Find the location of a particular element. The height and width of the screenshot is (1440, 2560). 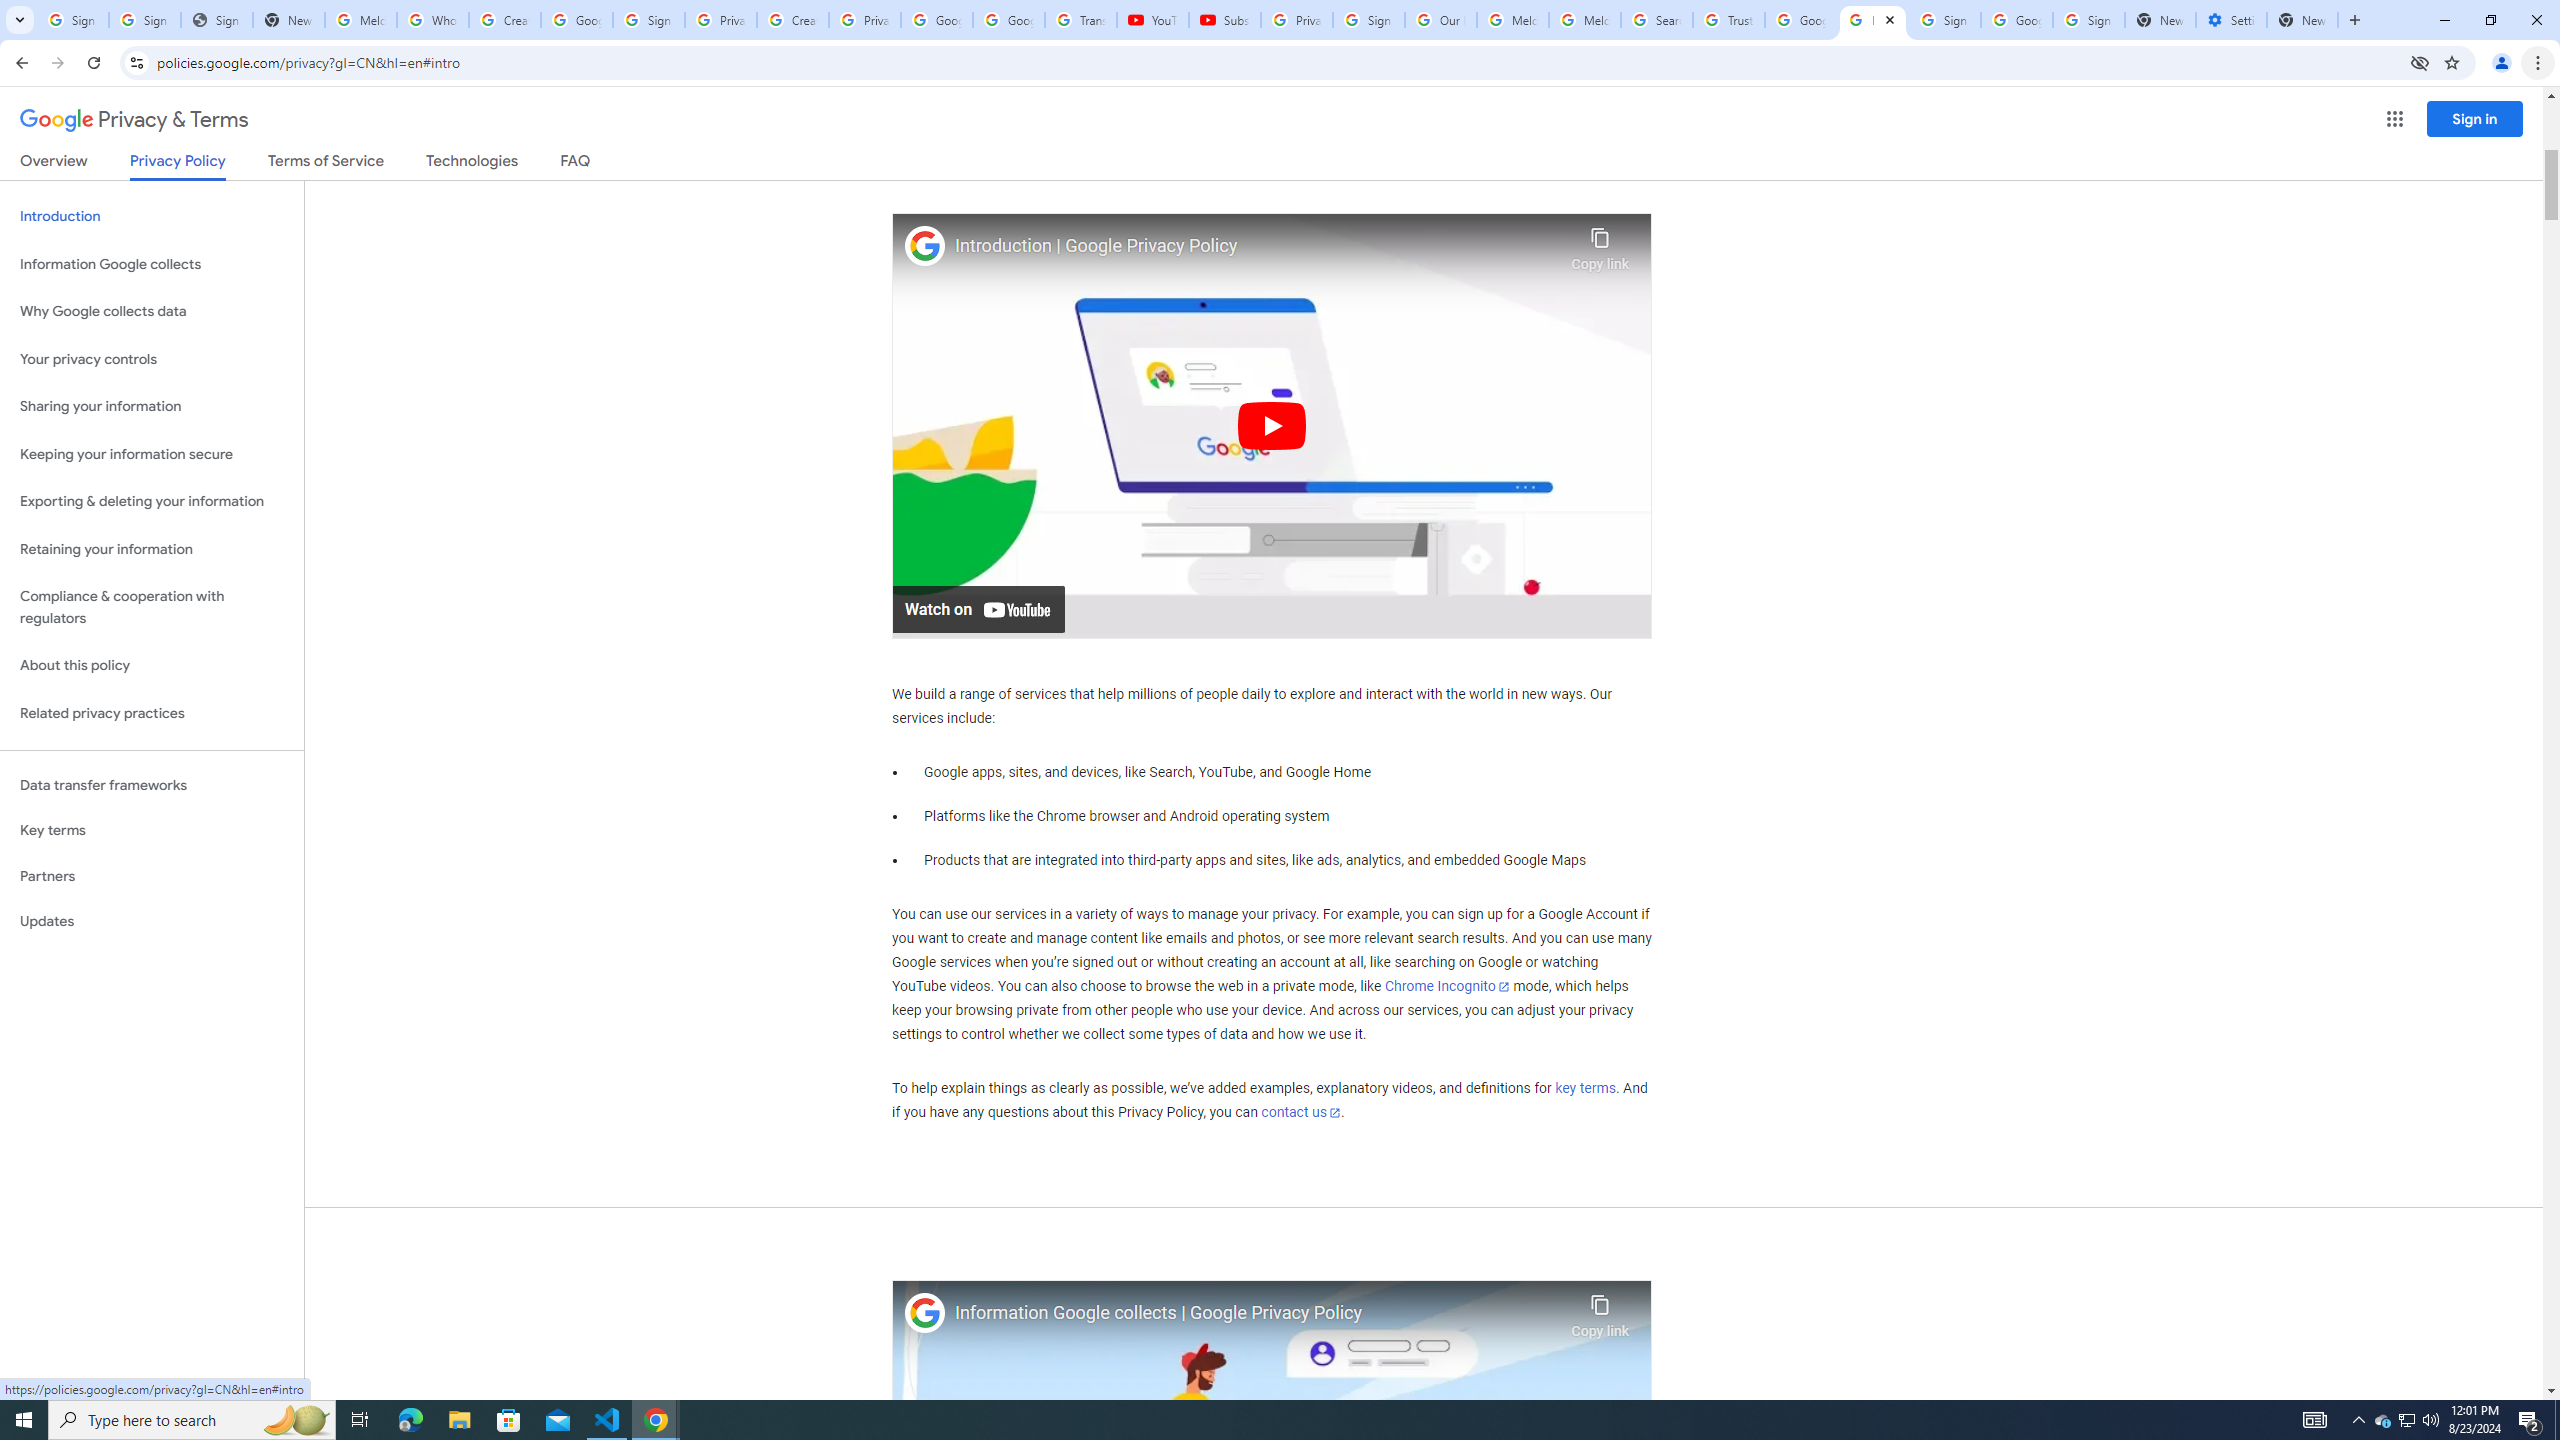

'Related privacy practices' is located at coordinates (151, 712).